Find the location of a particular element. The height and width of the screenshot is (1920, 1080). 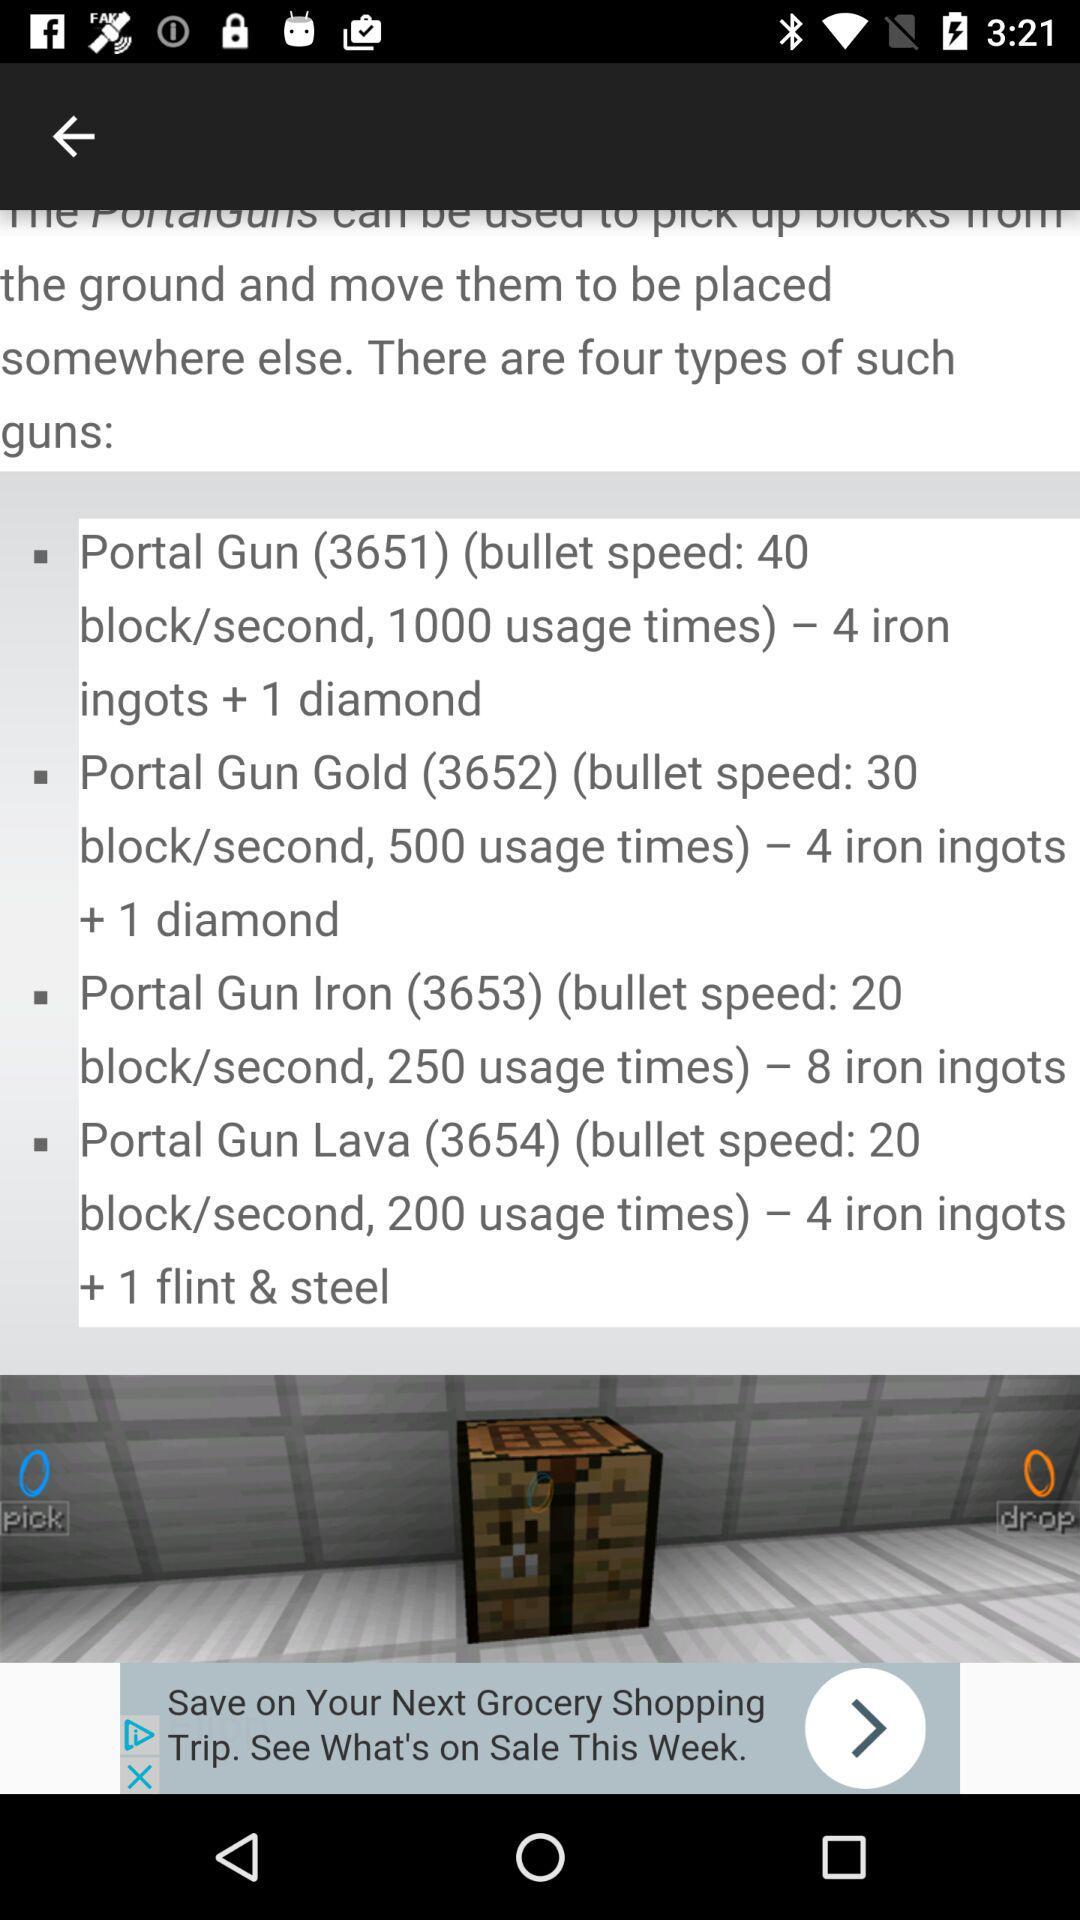

try this promotion is located at coordinates (540, 1727).